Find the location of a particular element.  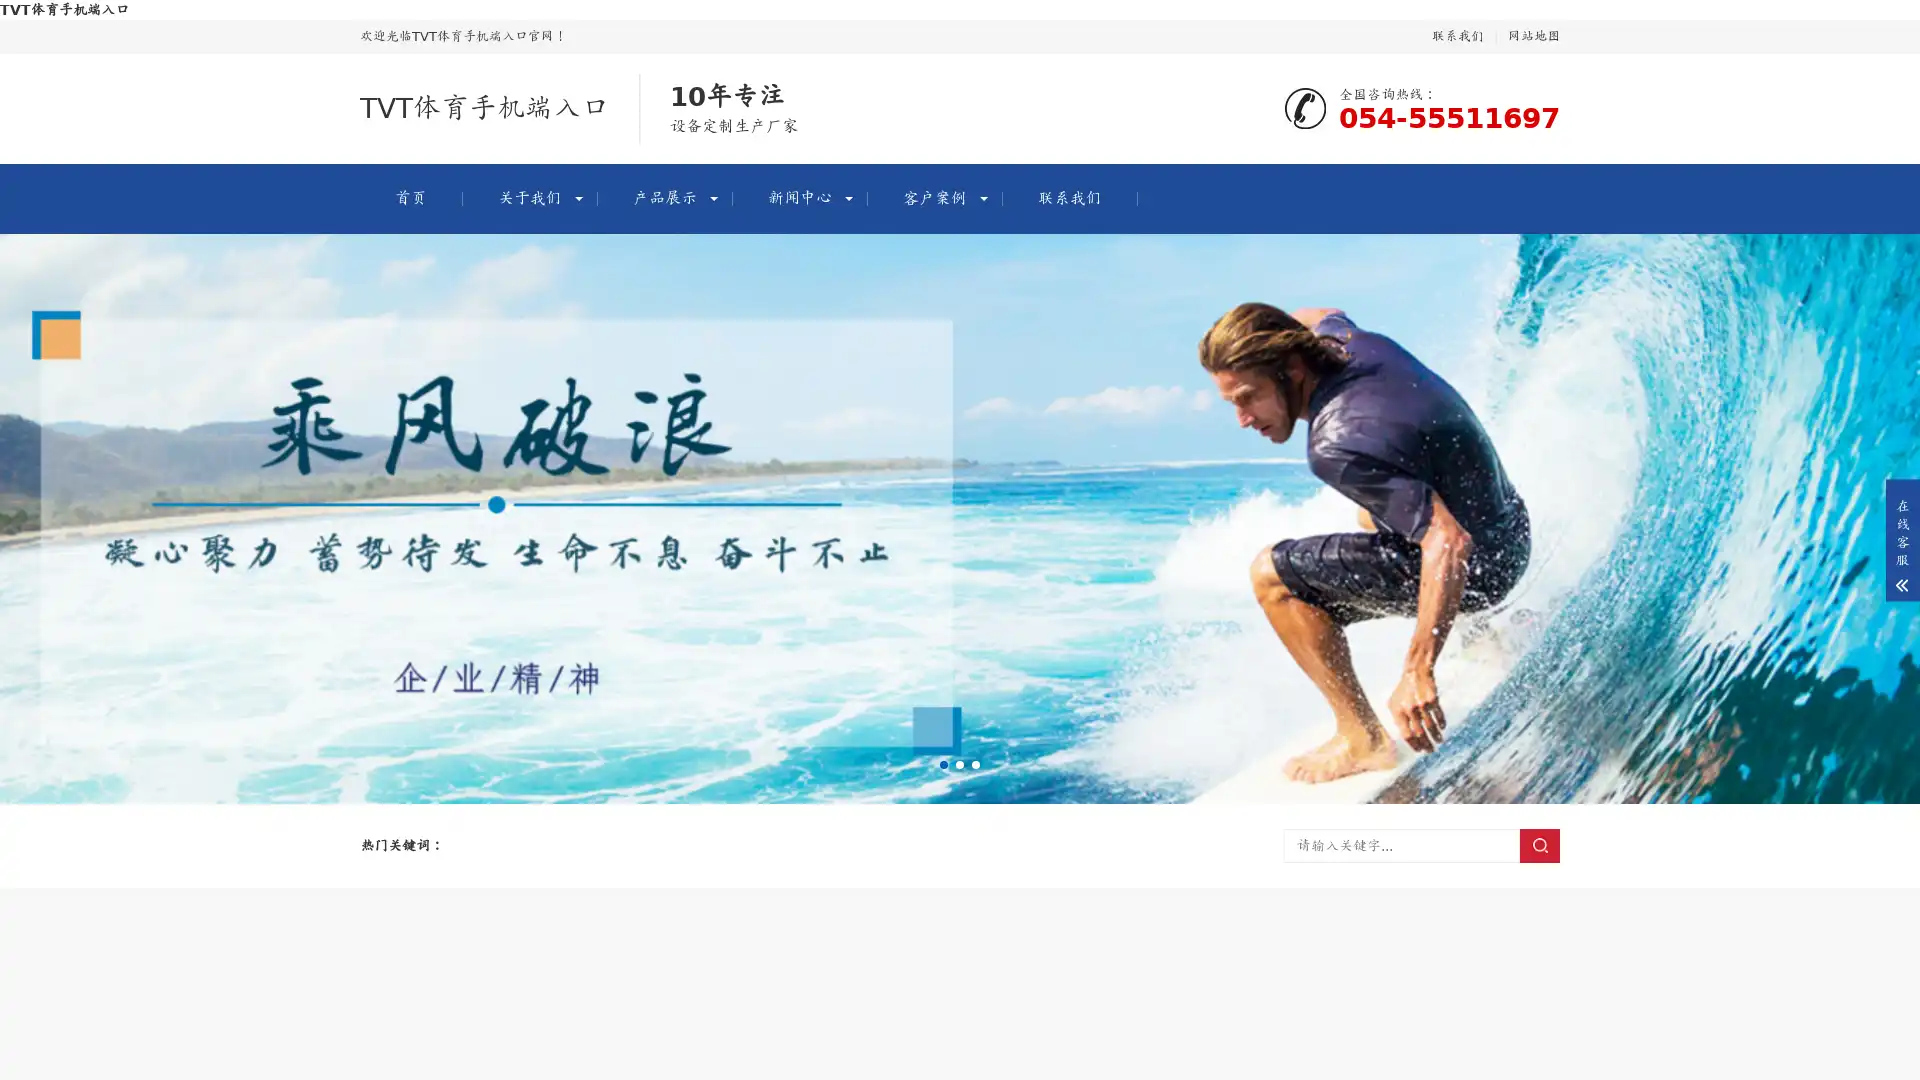

Go to slide 1 is located at coordinates (943, 764).